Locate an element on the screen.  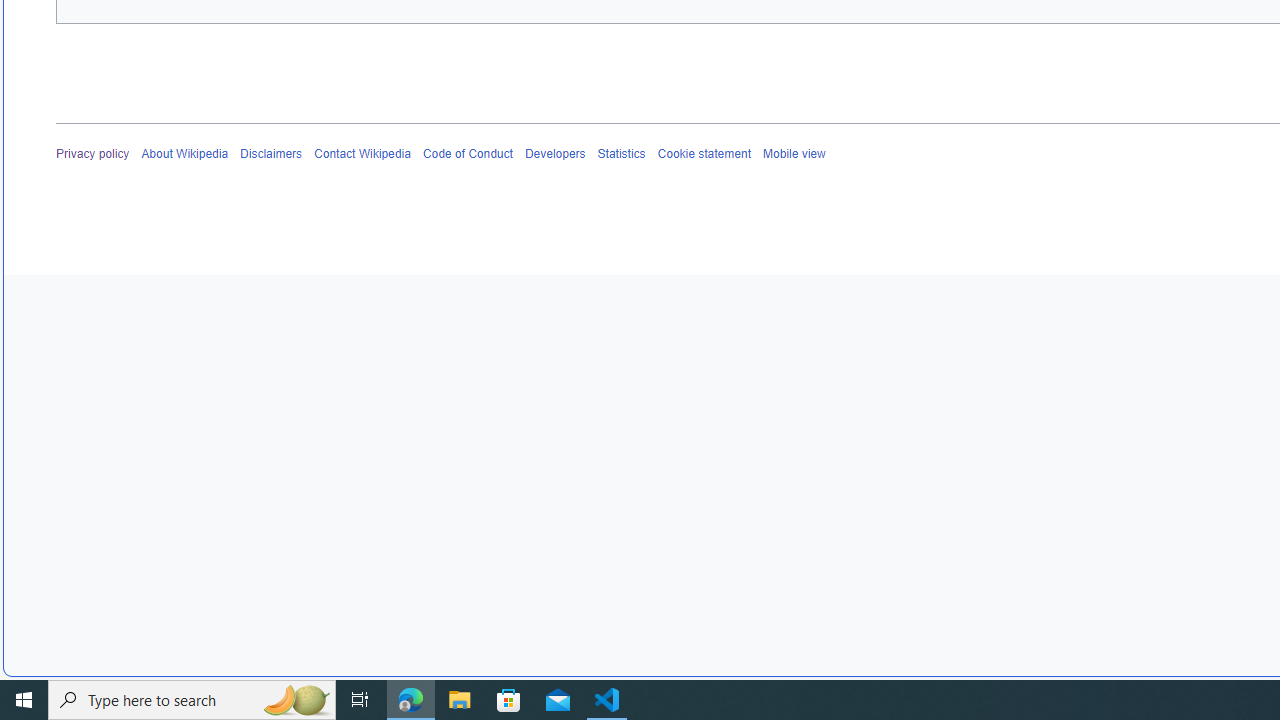
'Cookie statement' is located at coordinates (704, 153).